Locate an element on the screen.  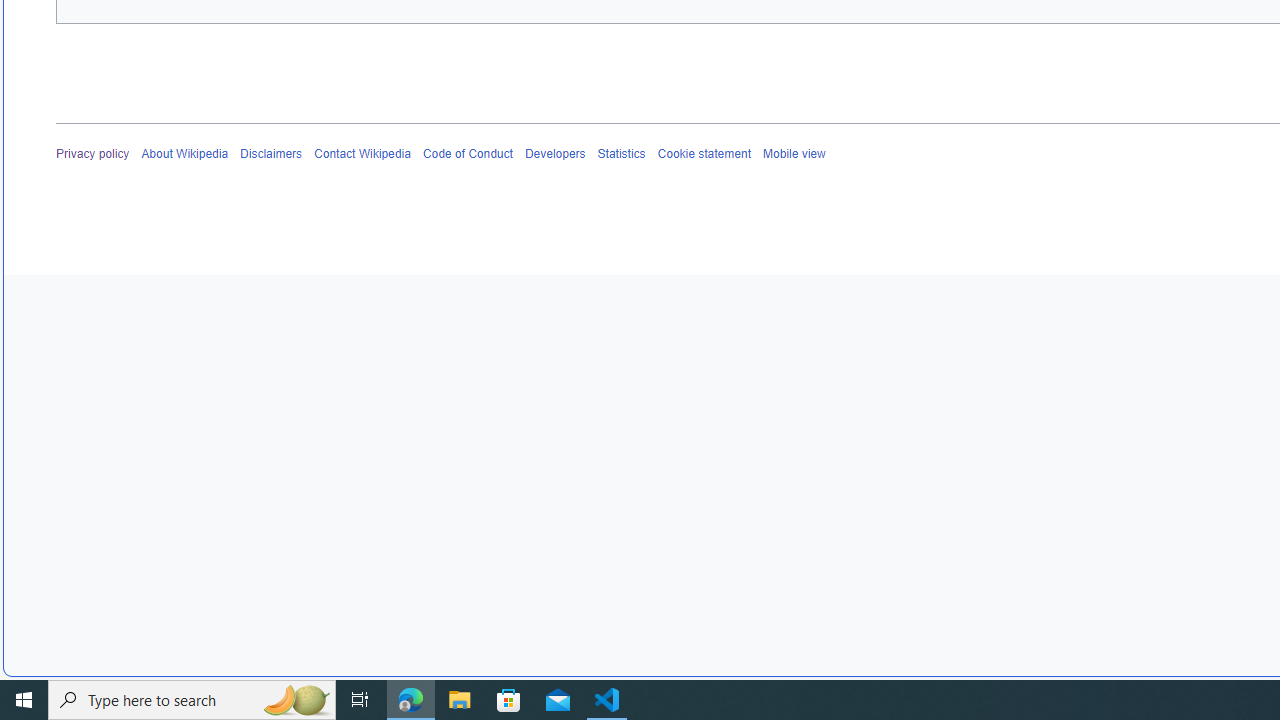
'Cookie statement' is located at coordinates (704, 153).